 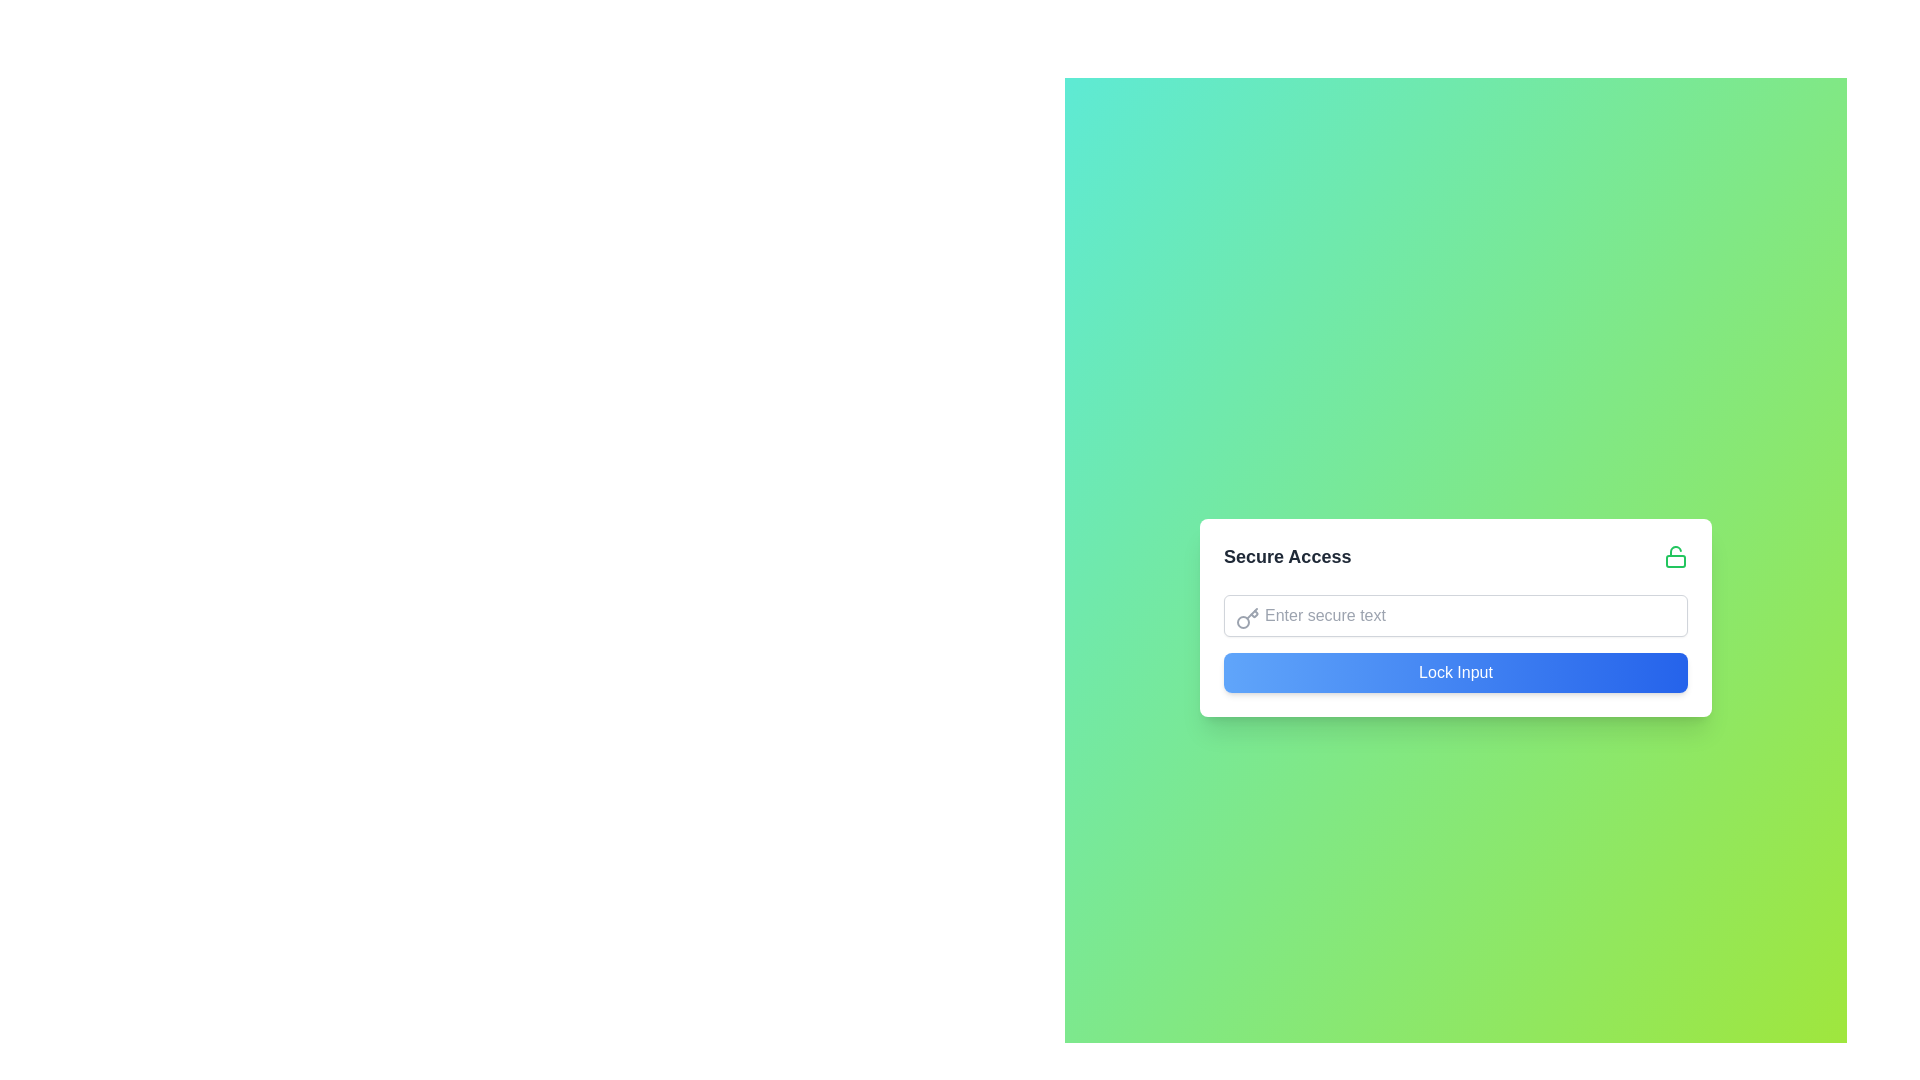 I want to click on the small, light gray circular shape located at the bottom-left corner of the 'key' SVG icon in the top-left corner of the 'Enter secure text' input field, so click(x=1242, y=621).